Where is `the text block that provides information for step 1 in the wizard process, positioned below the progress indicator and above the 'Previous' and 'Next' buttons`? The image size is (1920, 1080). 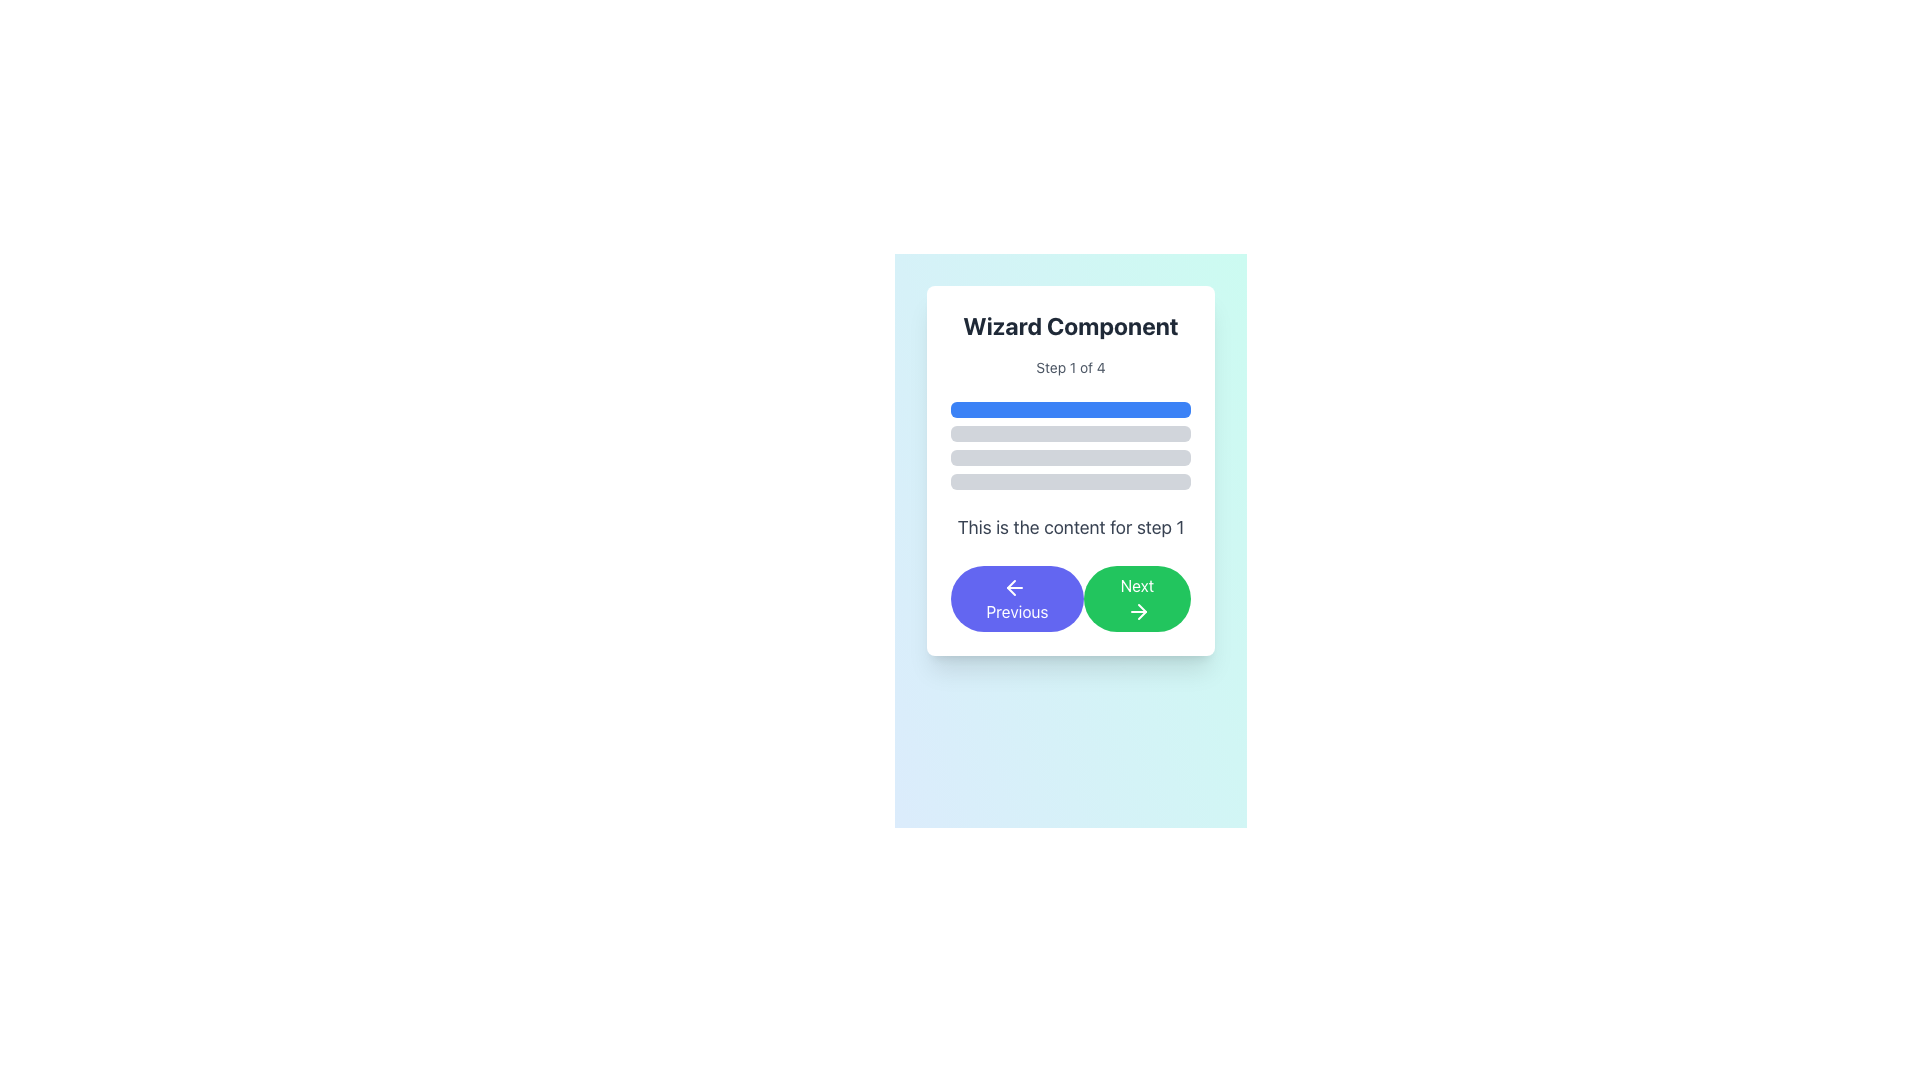
the text block that provides information for step 1 in the wizard process, positioned below the progress indicator and above the 'Previous' and 'Next' buttons is located at coordinates (1069, 527).